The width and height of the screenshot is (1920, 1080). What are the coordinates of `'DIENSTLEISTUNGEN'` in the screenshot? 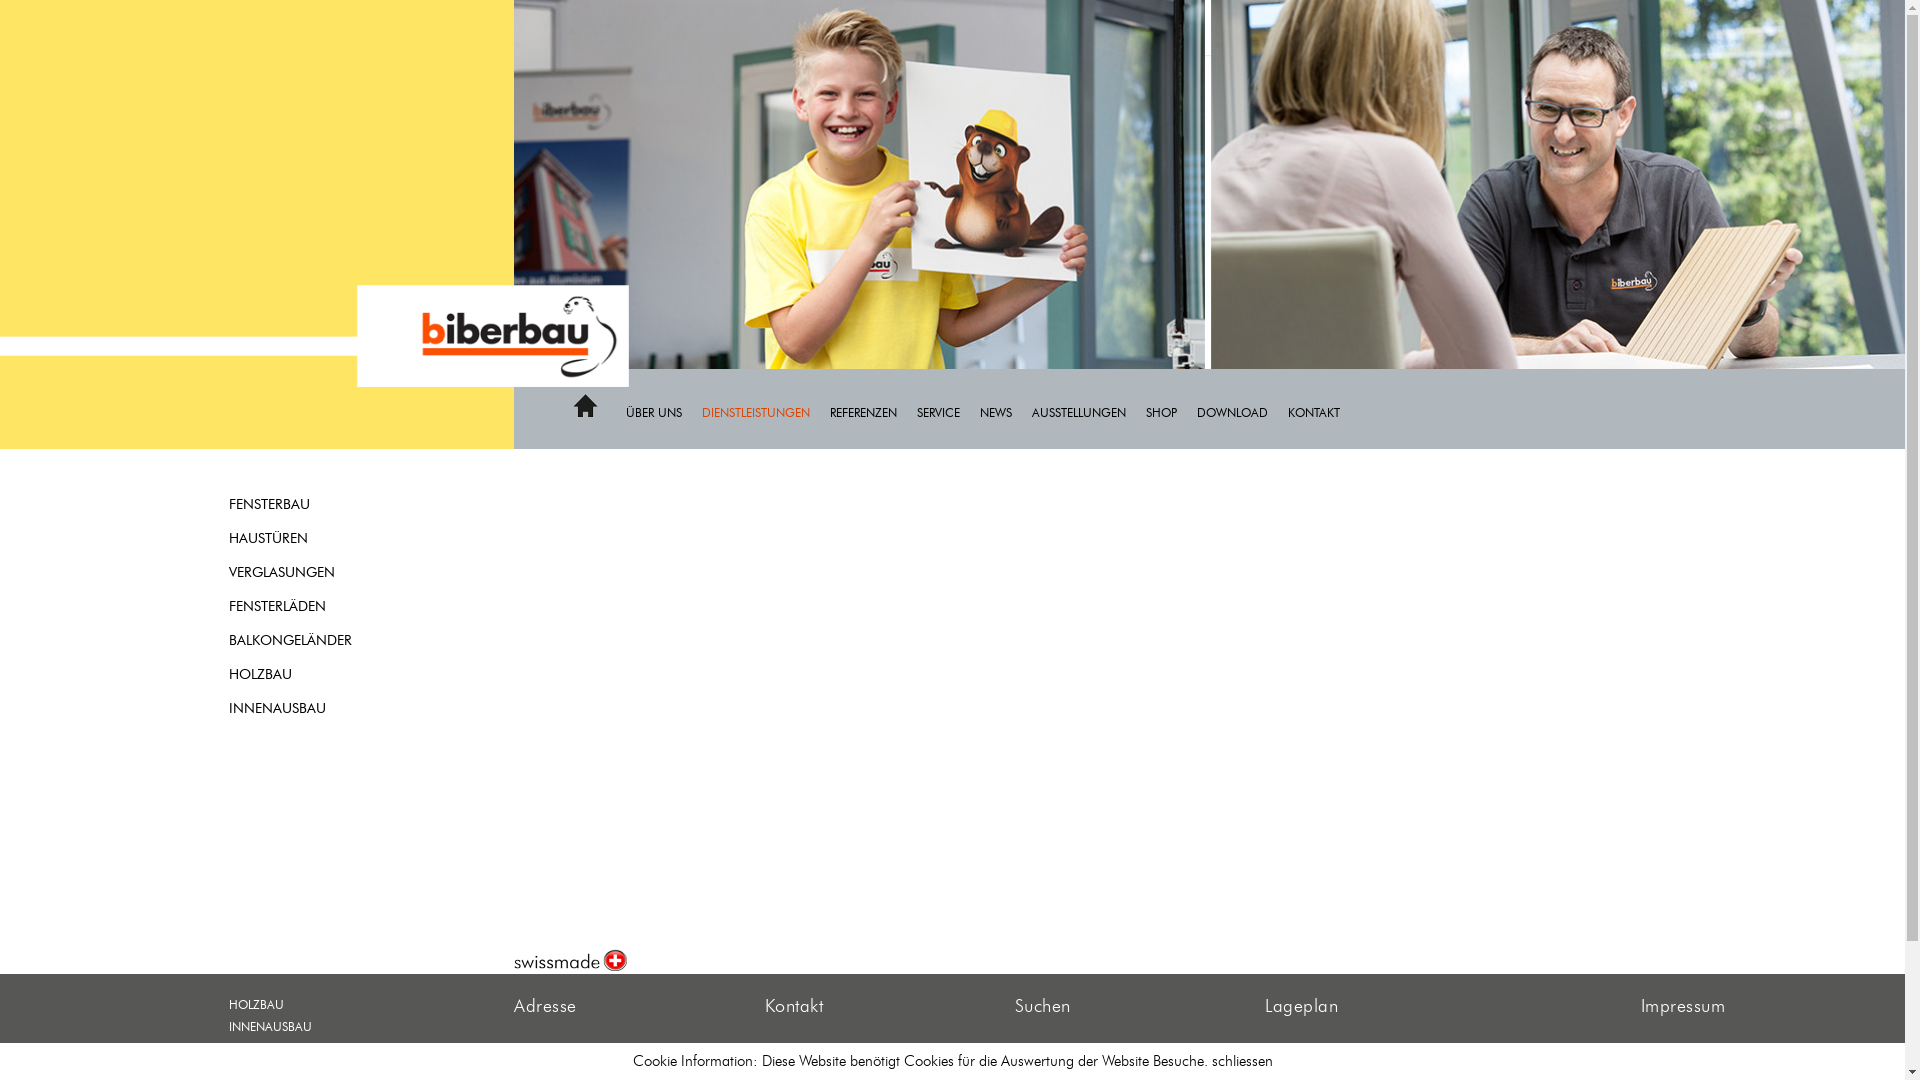 It's located at (765, 410).